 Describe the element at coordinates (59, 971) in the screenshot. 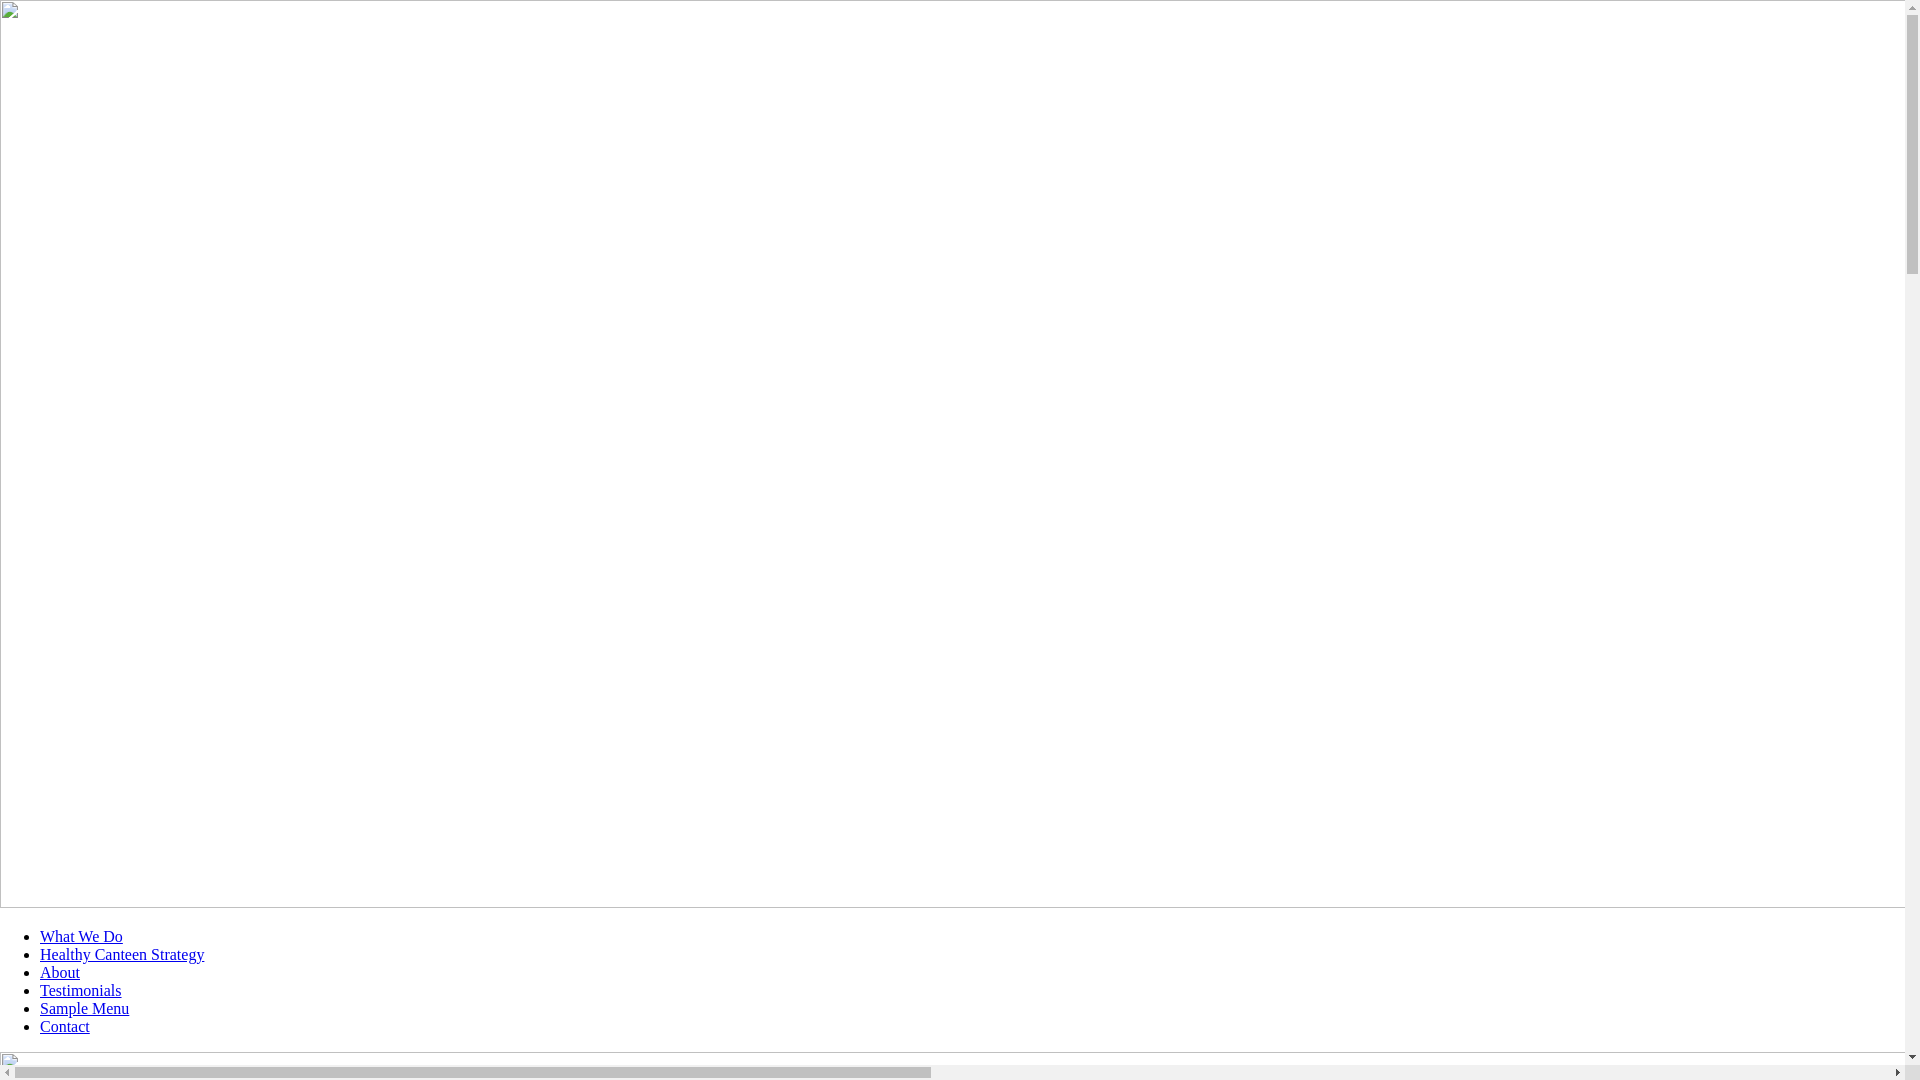

I see `'About'` at that location.